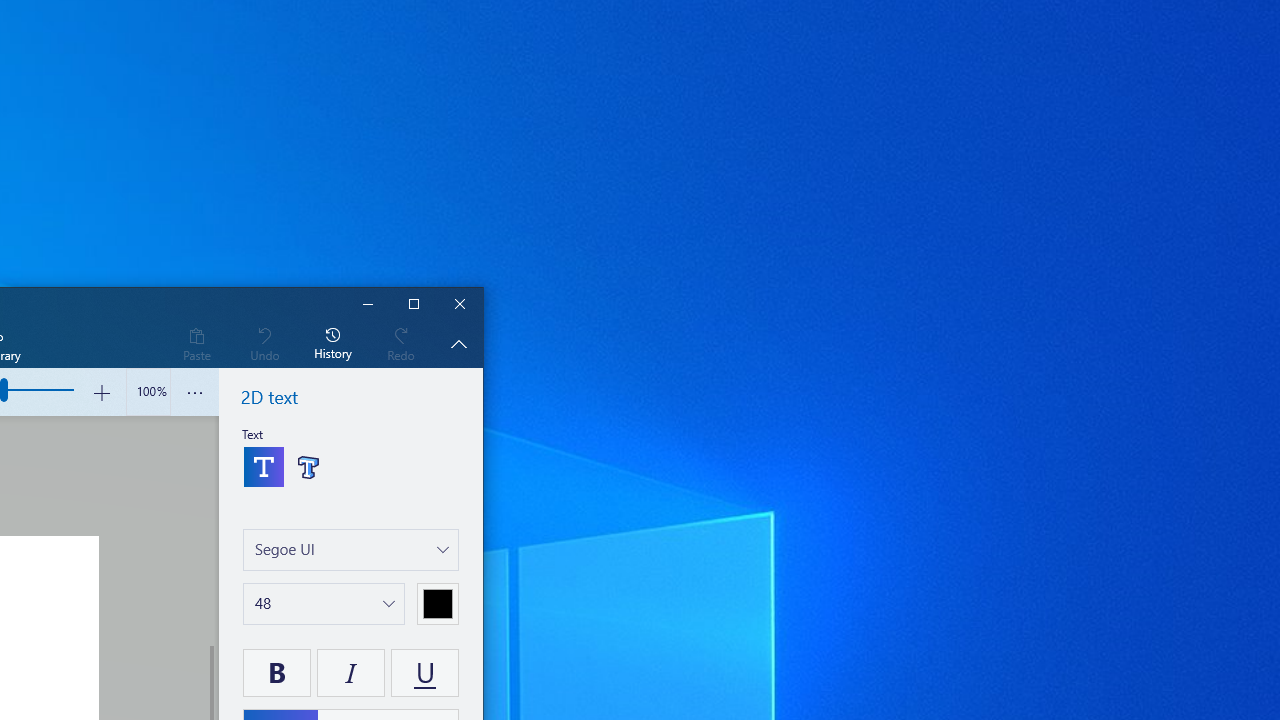 This screenshot has height=720, width=1280. Describe the element at coordinates (400, 342) in the screenshot. I see `'Redo'` at that location.